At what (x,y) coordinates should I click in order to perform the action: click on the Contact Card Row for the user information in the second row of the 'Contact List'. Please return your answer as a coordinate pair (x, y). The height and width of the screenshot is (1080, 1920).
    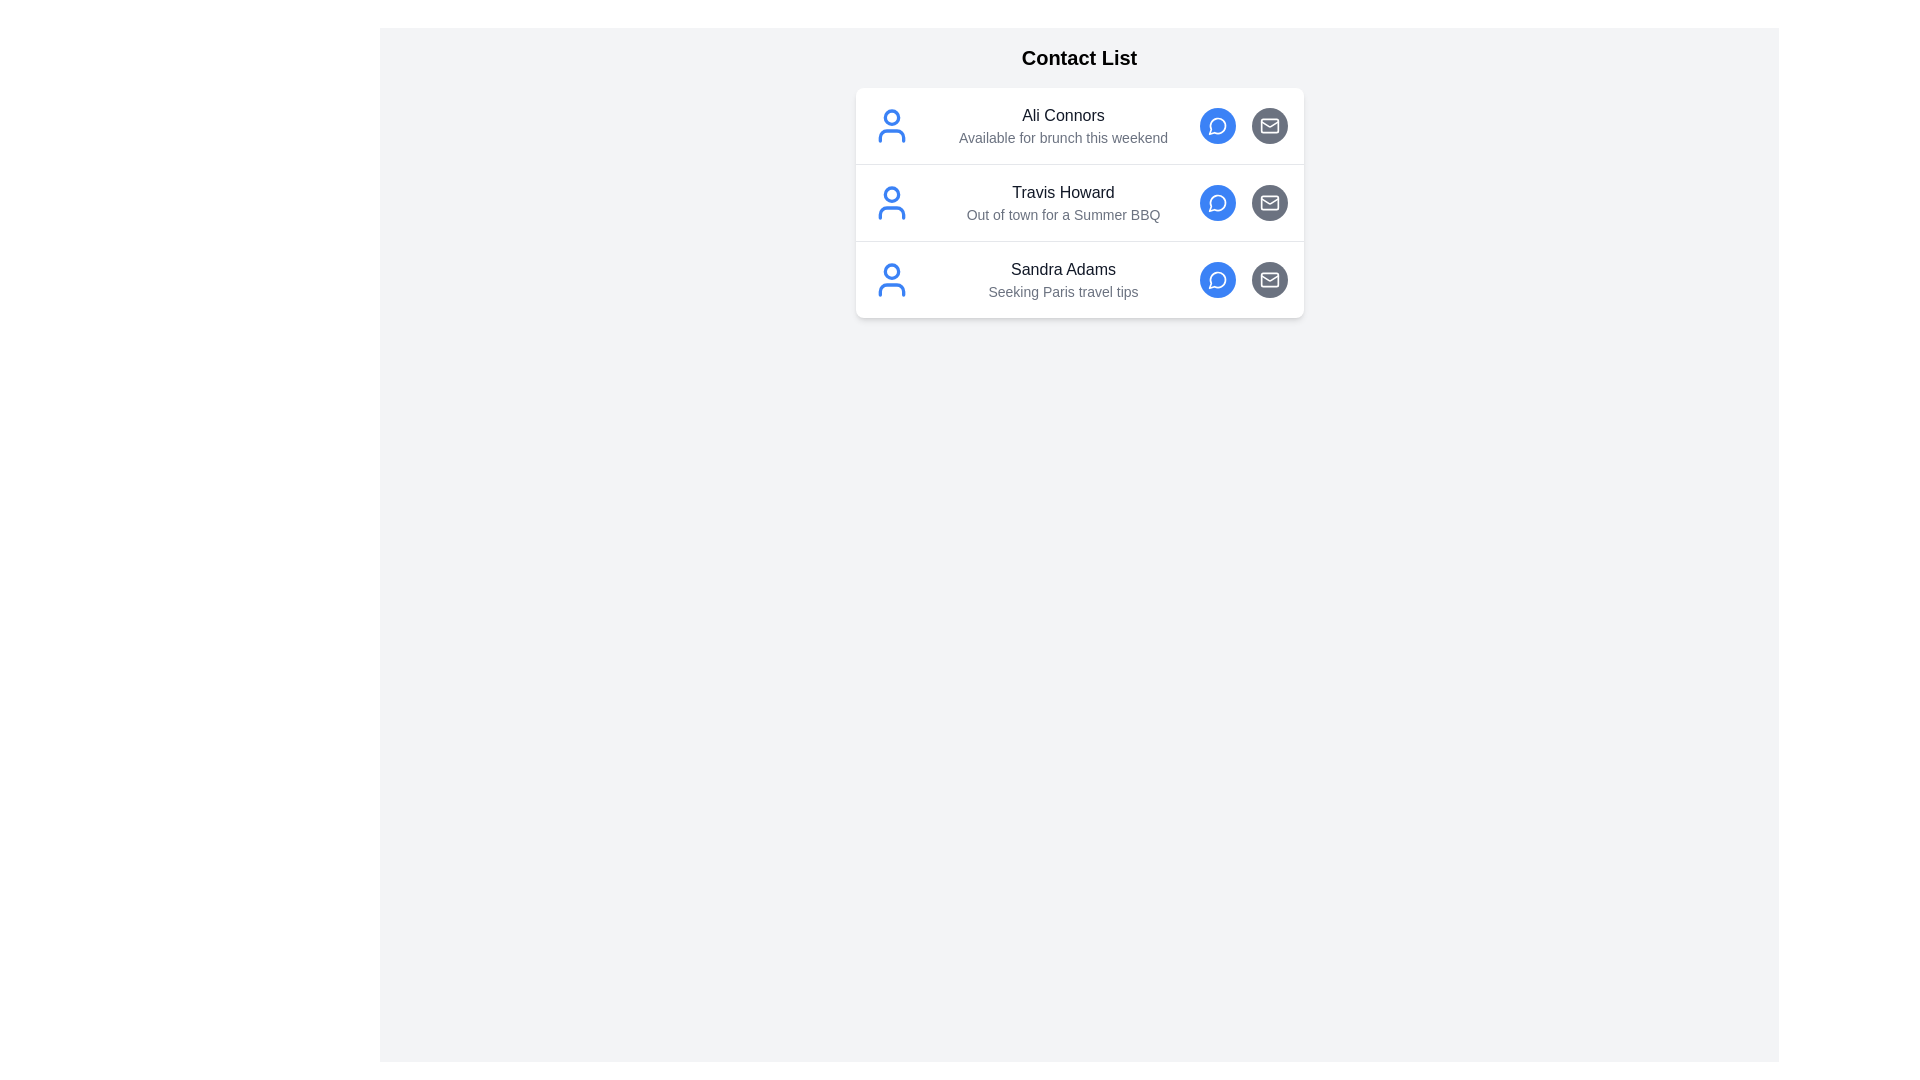
    Looking at the image, I should click on (1078, 203).